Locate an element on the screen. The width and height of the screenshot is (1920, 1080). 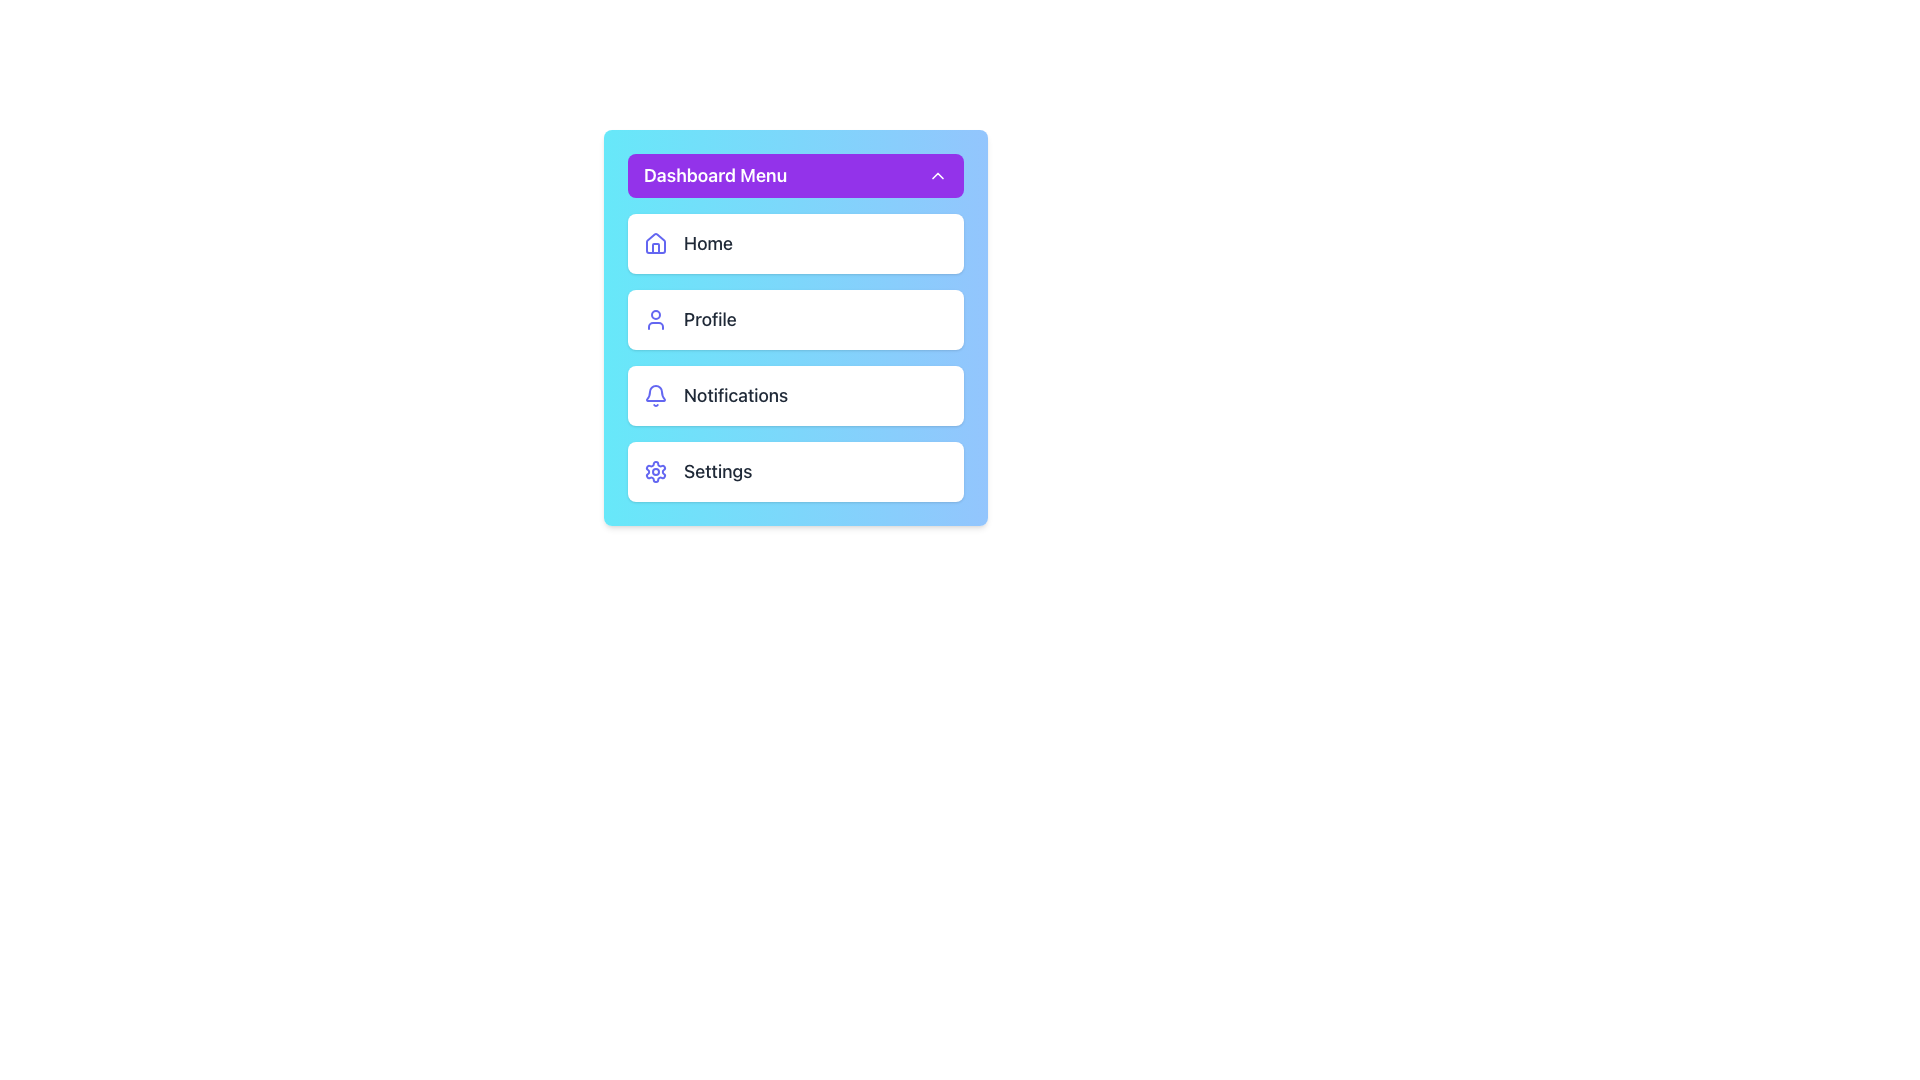
the 'Dashboard Menu' text label, which is prominently displayed in bold white font on a purple background within a dropdown menu header is located at coordinates (715, 175).